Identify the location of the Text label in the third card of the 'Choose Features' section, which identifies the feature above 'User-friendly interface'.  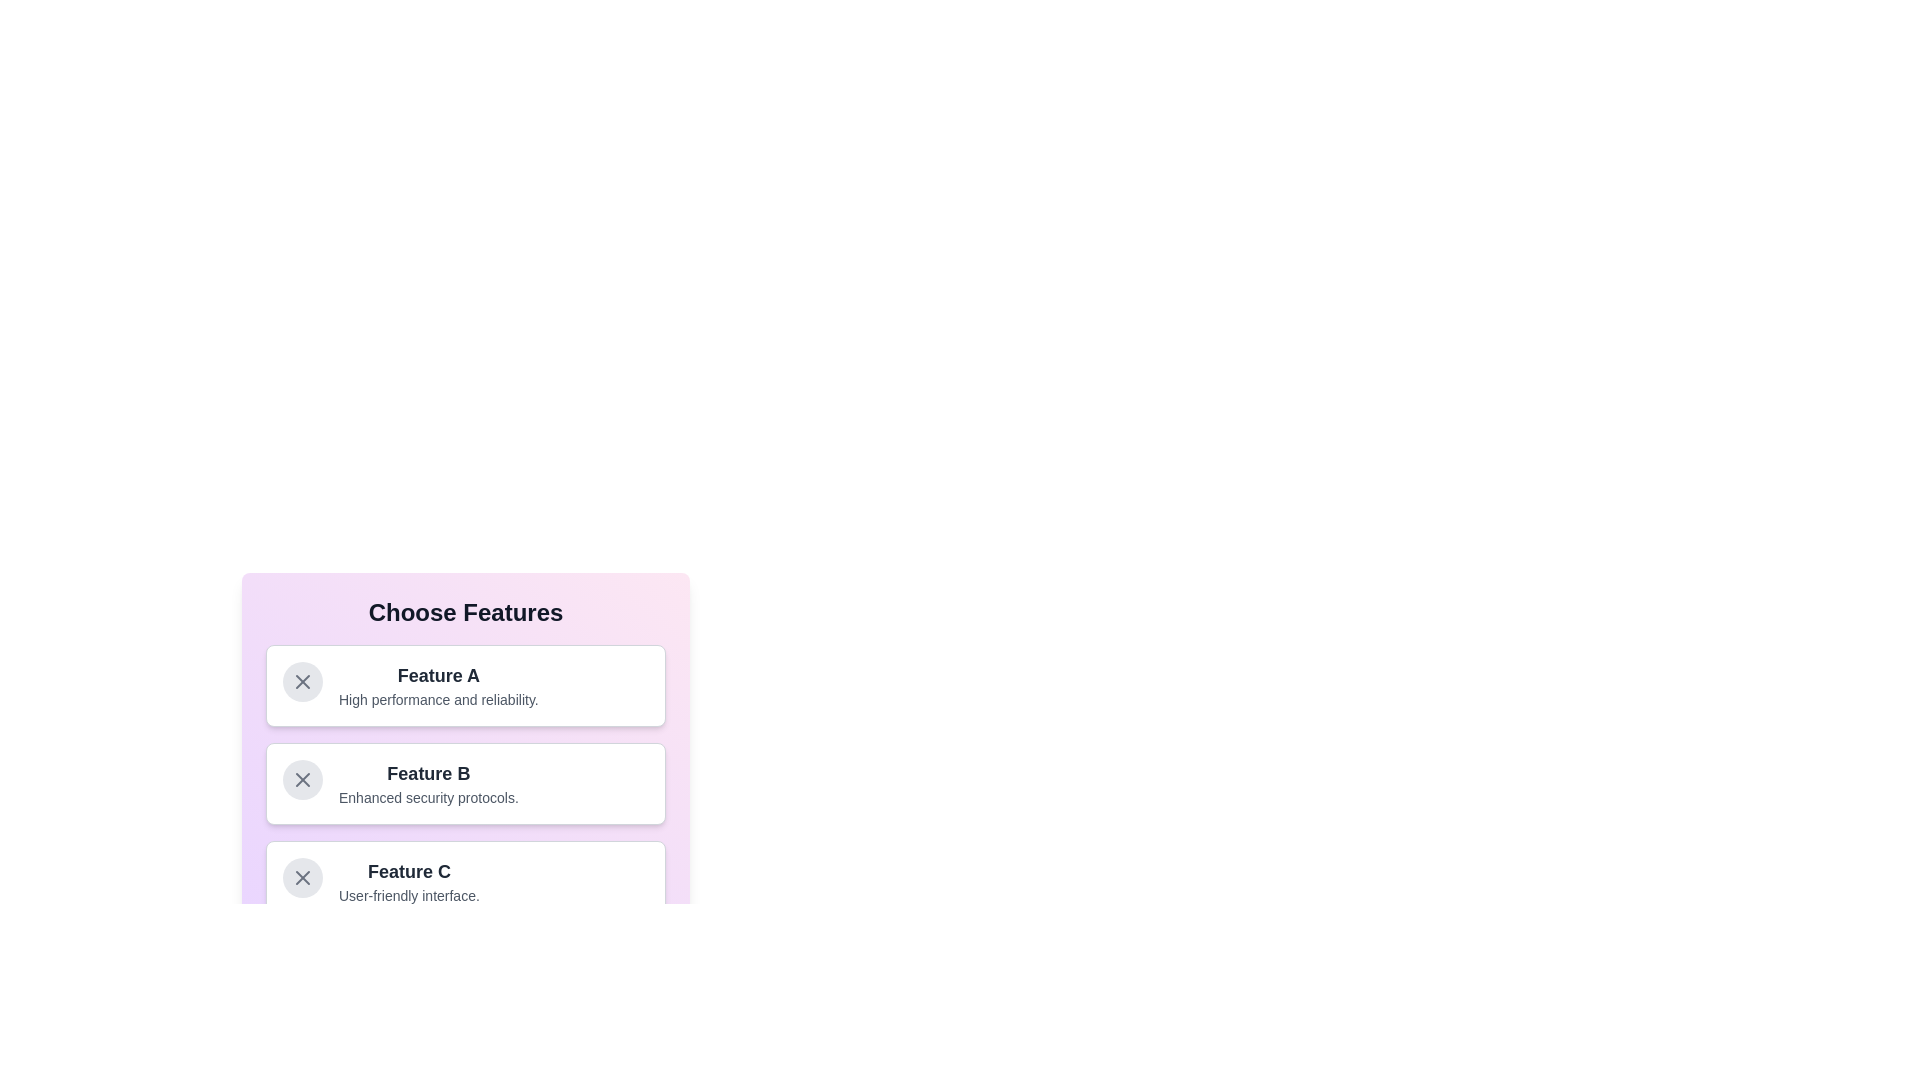
(408, 870).